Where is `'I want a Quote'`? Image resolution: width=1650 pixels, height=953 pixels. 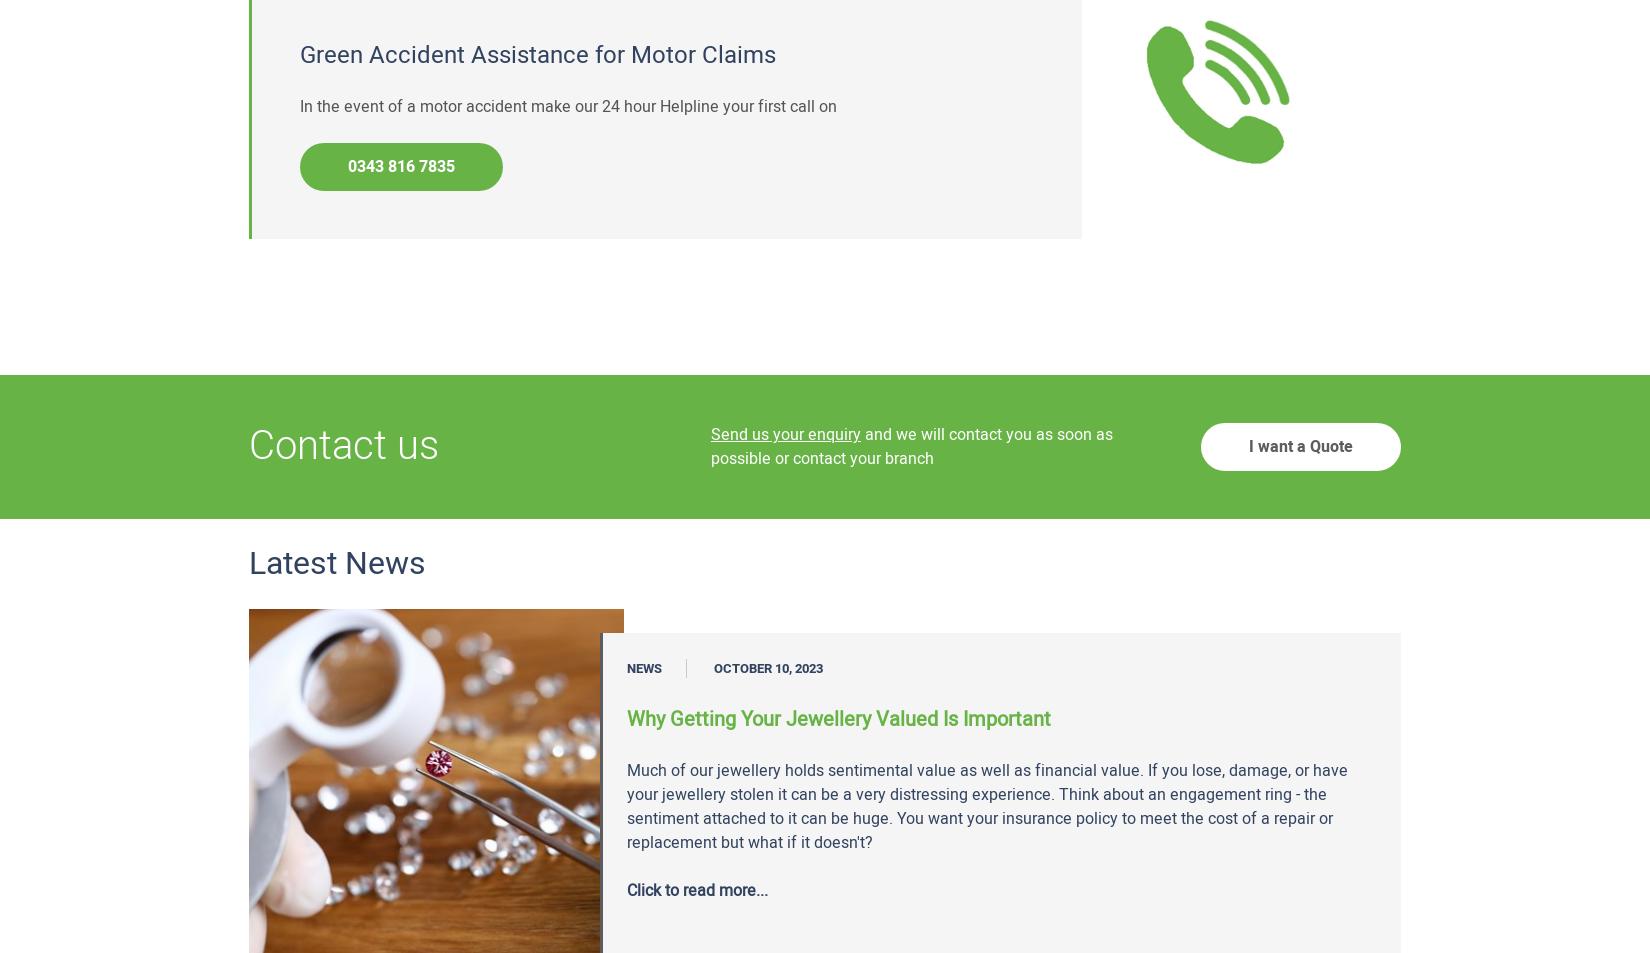
'I want a Quote' is located at coordinates (1300, 445).